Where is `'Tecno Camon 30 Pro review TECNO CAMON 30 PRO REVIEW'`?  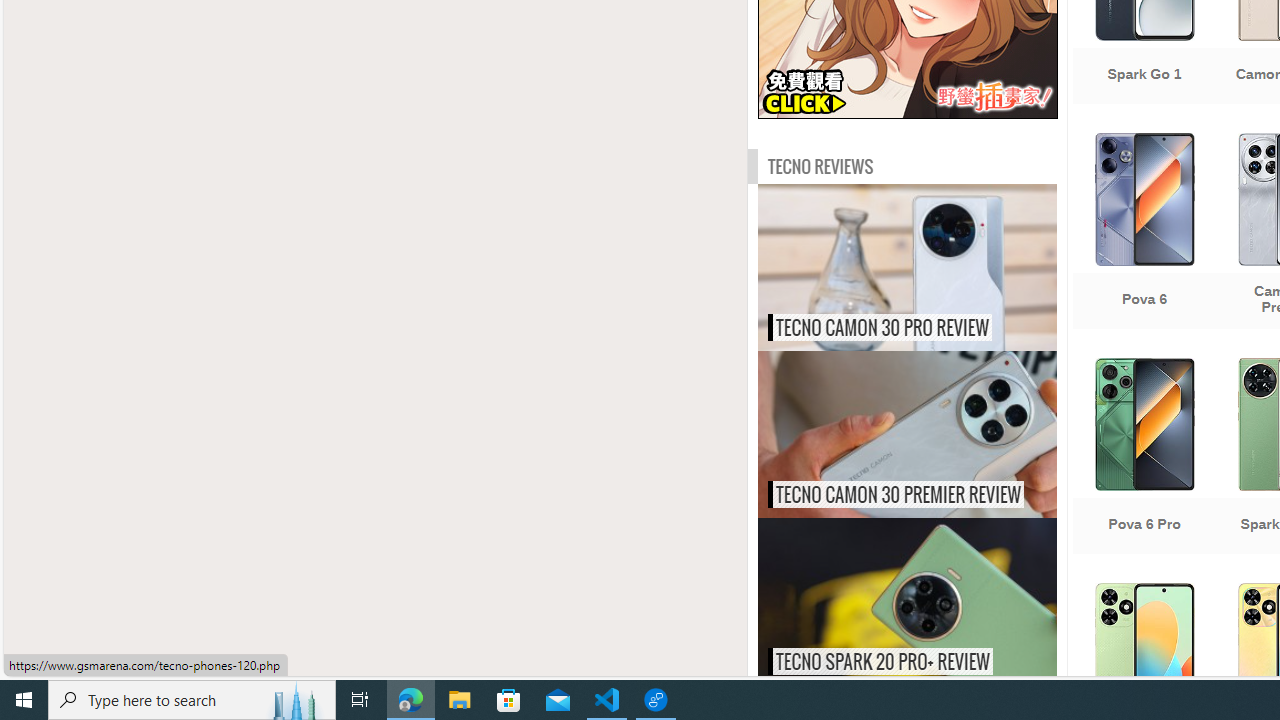 'Tecno Camon 30 Pro review TECNO CAMON 30 PRO REVIEW' is located at coordinates (906, 266).